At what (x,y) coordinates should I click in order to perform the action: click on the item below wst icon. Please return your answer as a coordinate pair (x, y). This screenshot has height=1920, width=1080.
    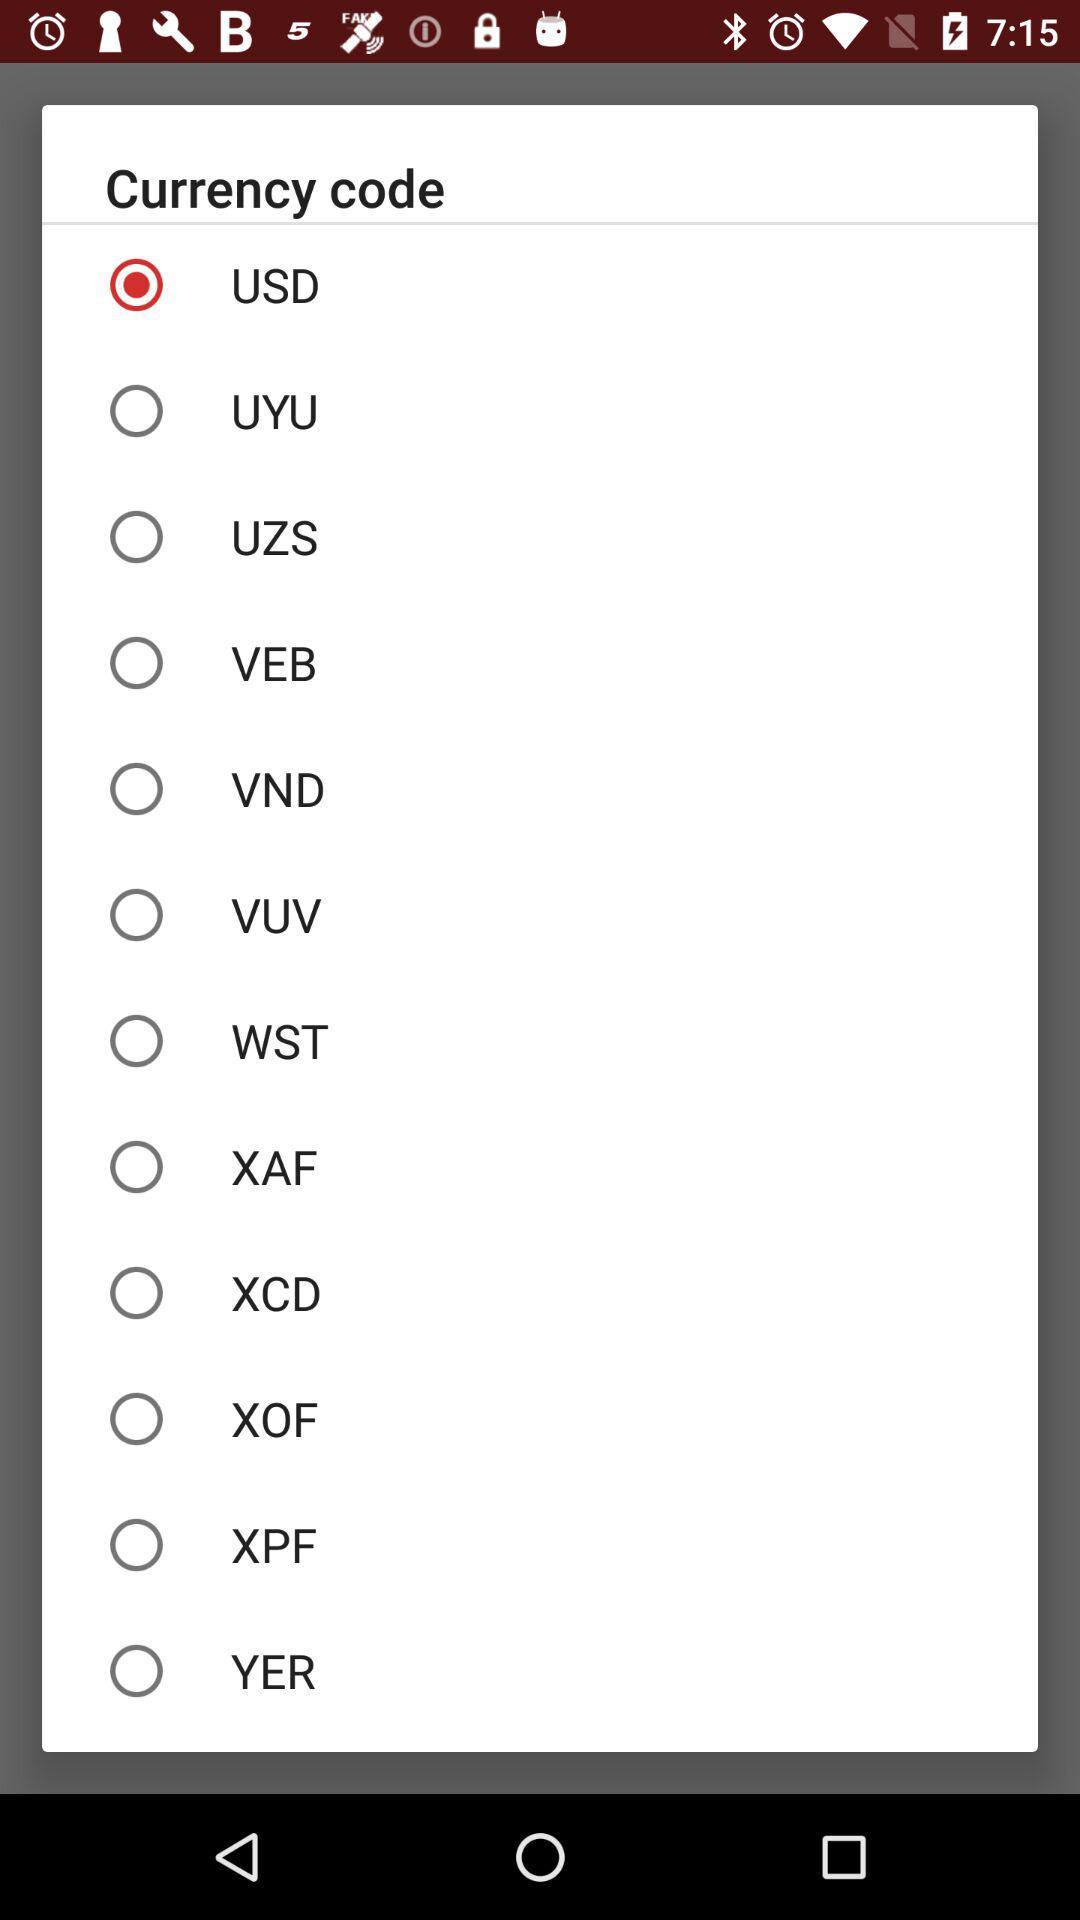
    Looking at the image, I should click on (540, 1166).